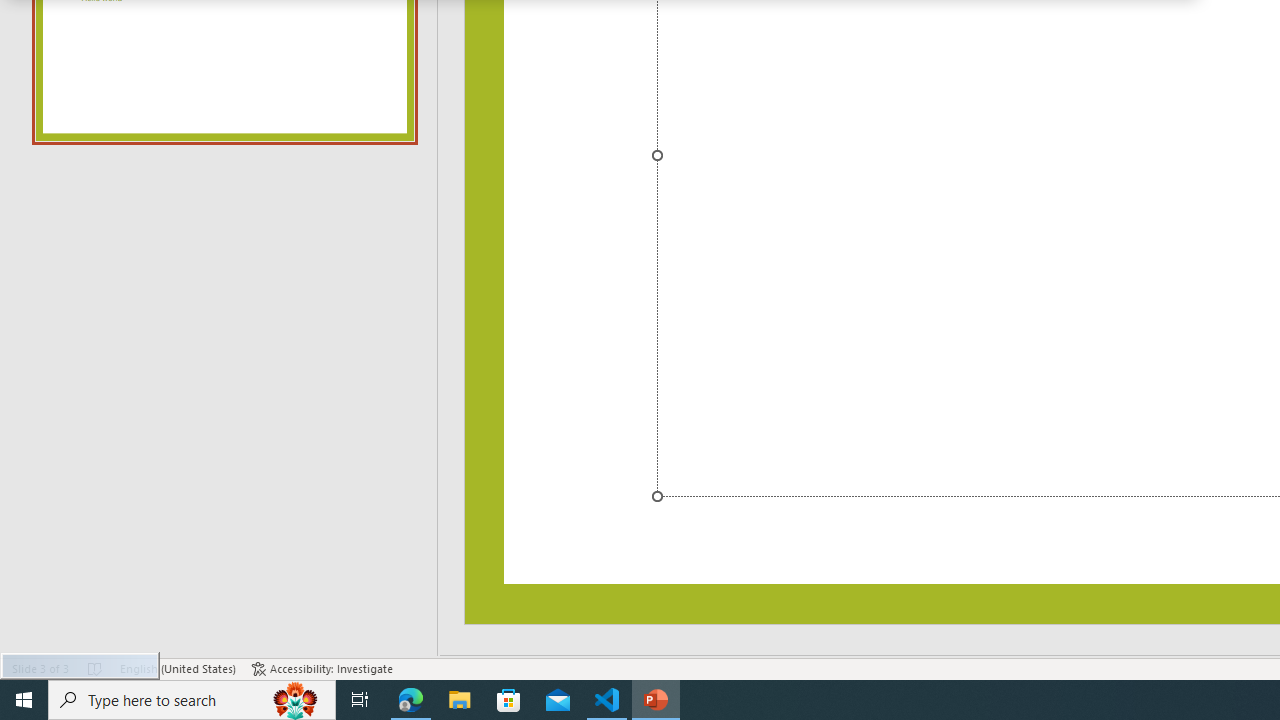 The height and width of the screenshot is (720, 1280). I want to click on 'Microsoft Store', so click(509, 698).